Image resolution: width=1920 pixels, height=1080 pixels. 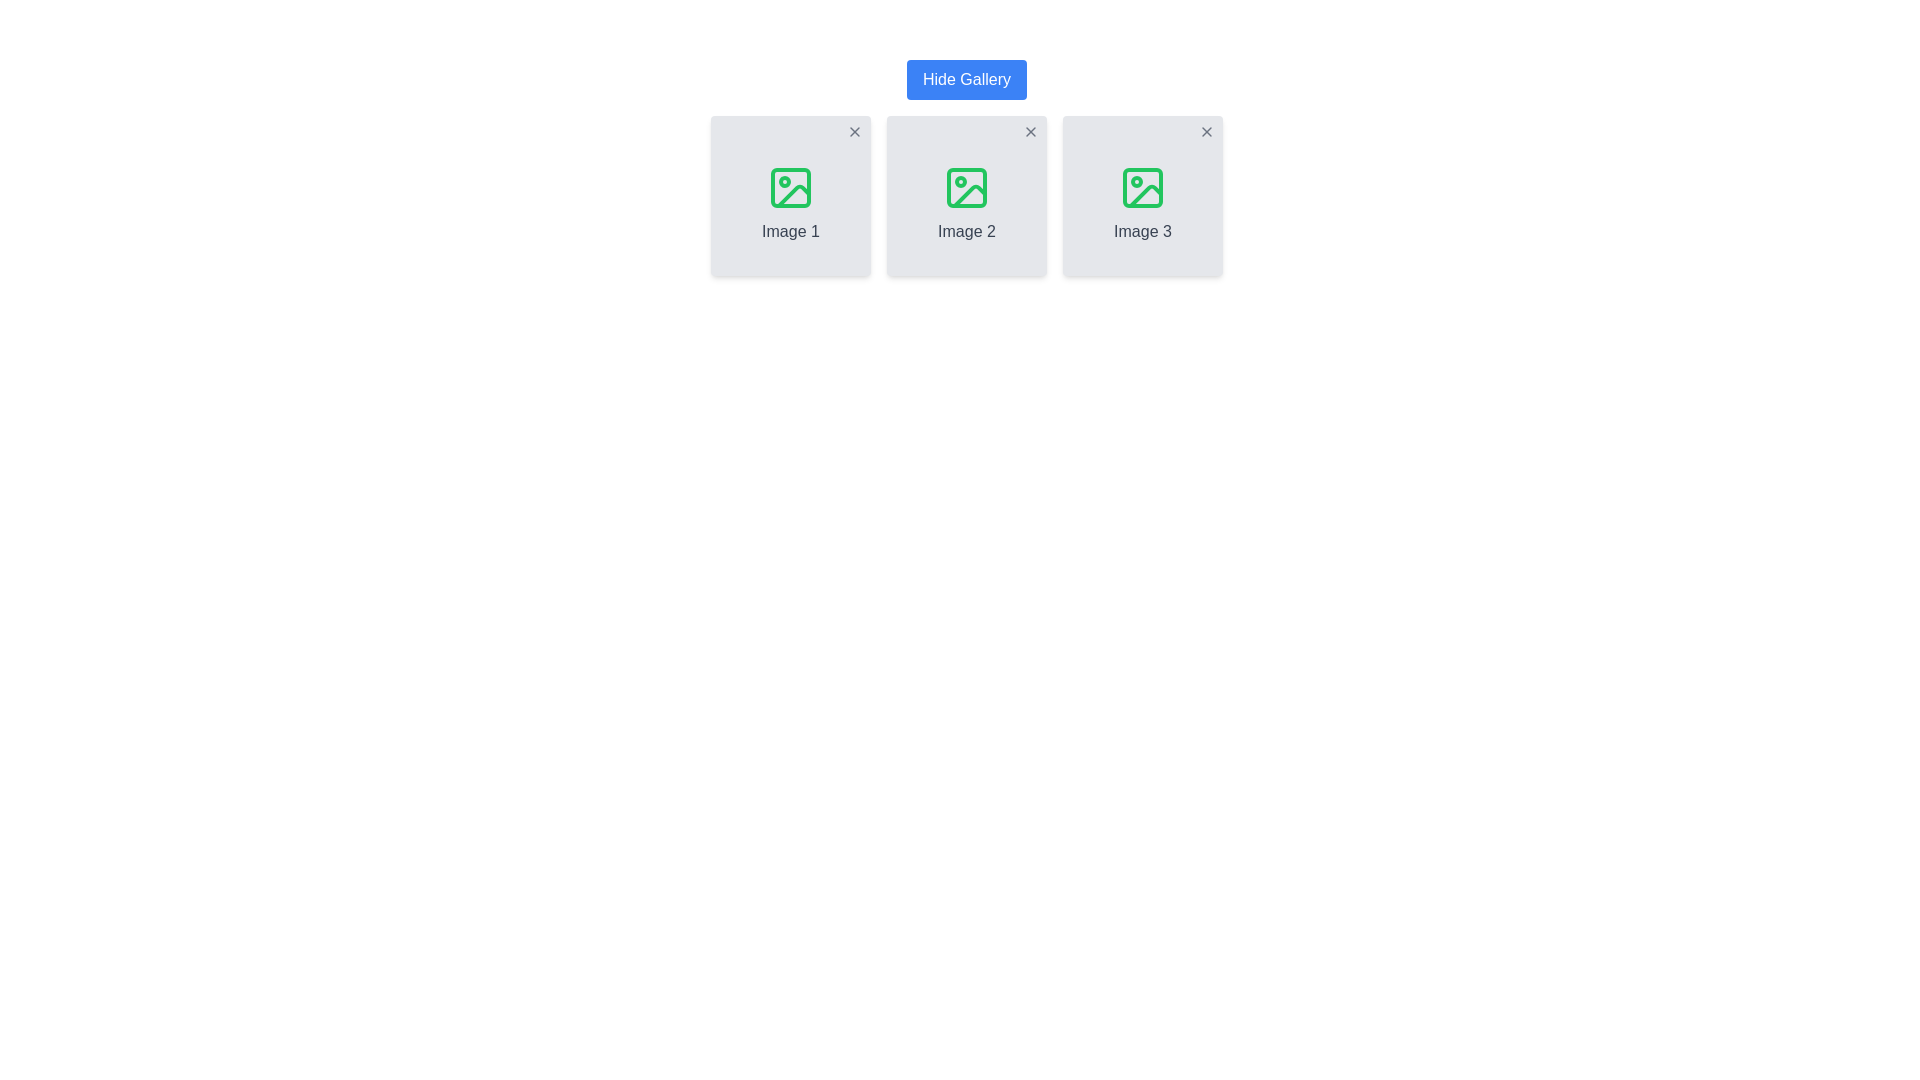 I want to click on text description of the first Card component in the gallery interface, which contains an icon and a descriptive label, so click(x=790, y=196).